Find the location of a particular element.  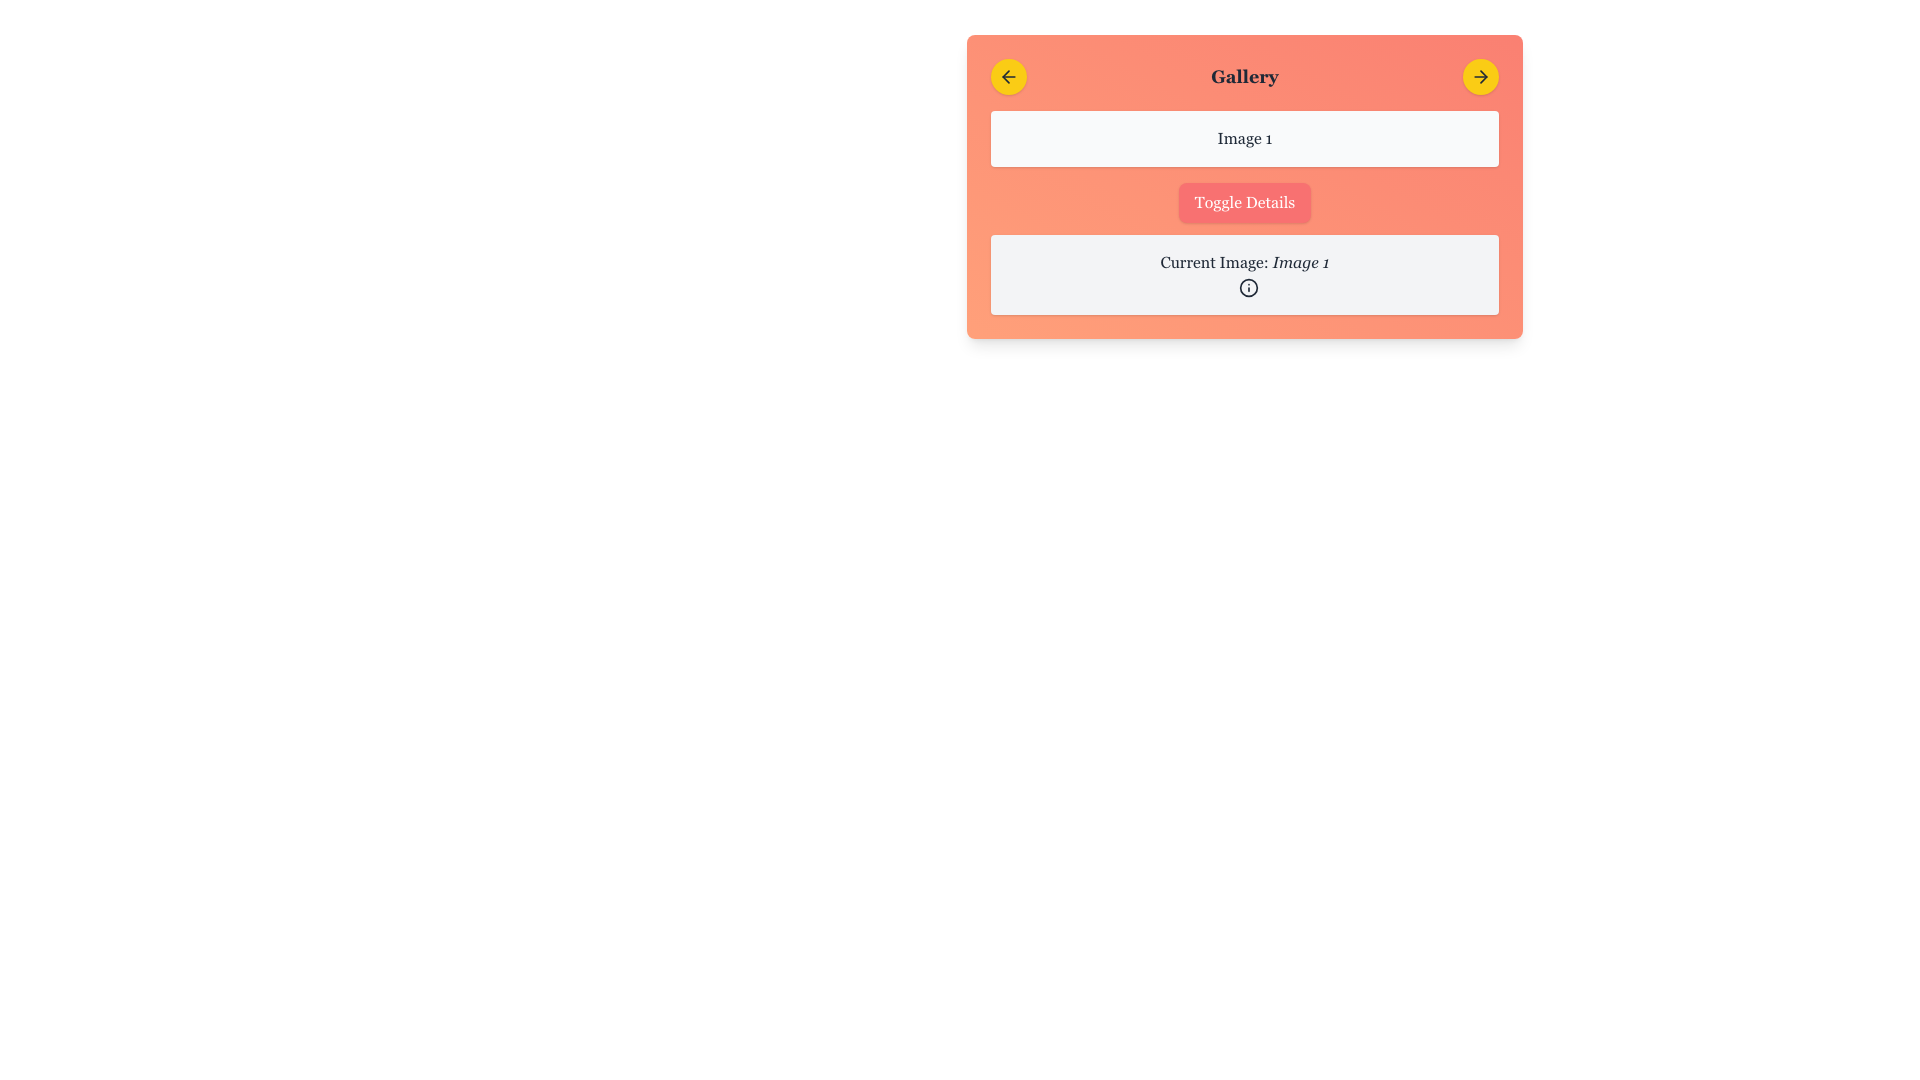

the navigational arrow icon located at the top left corner of the card interface is located at coordinates (1006, 76).